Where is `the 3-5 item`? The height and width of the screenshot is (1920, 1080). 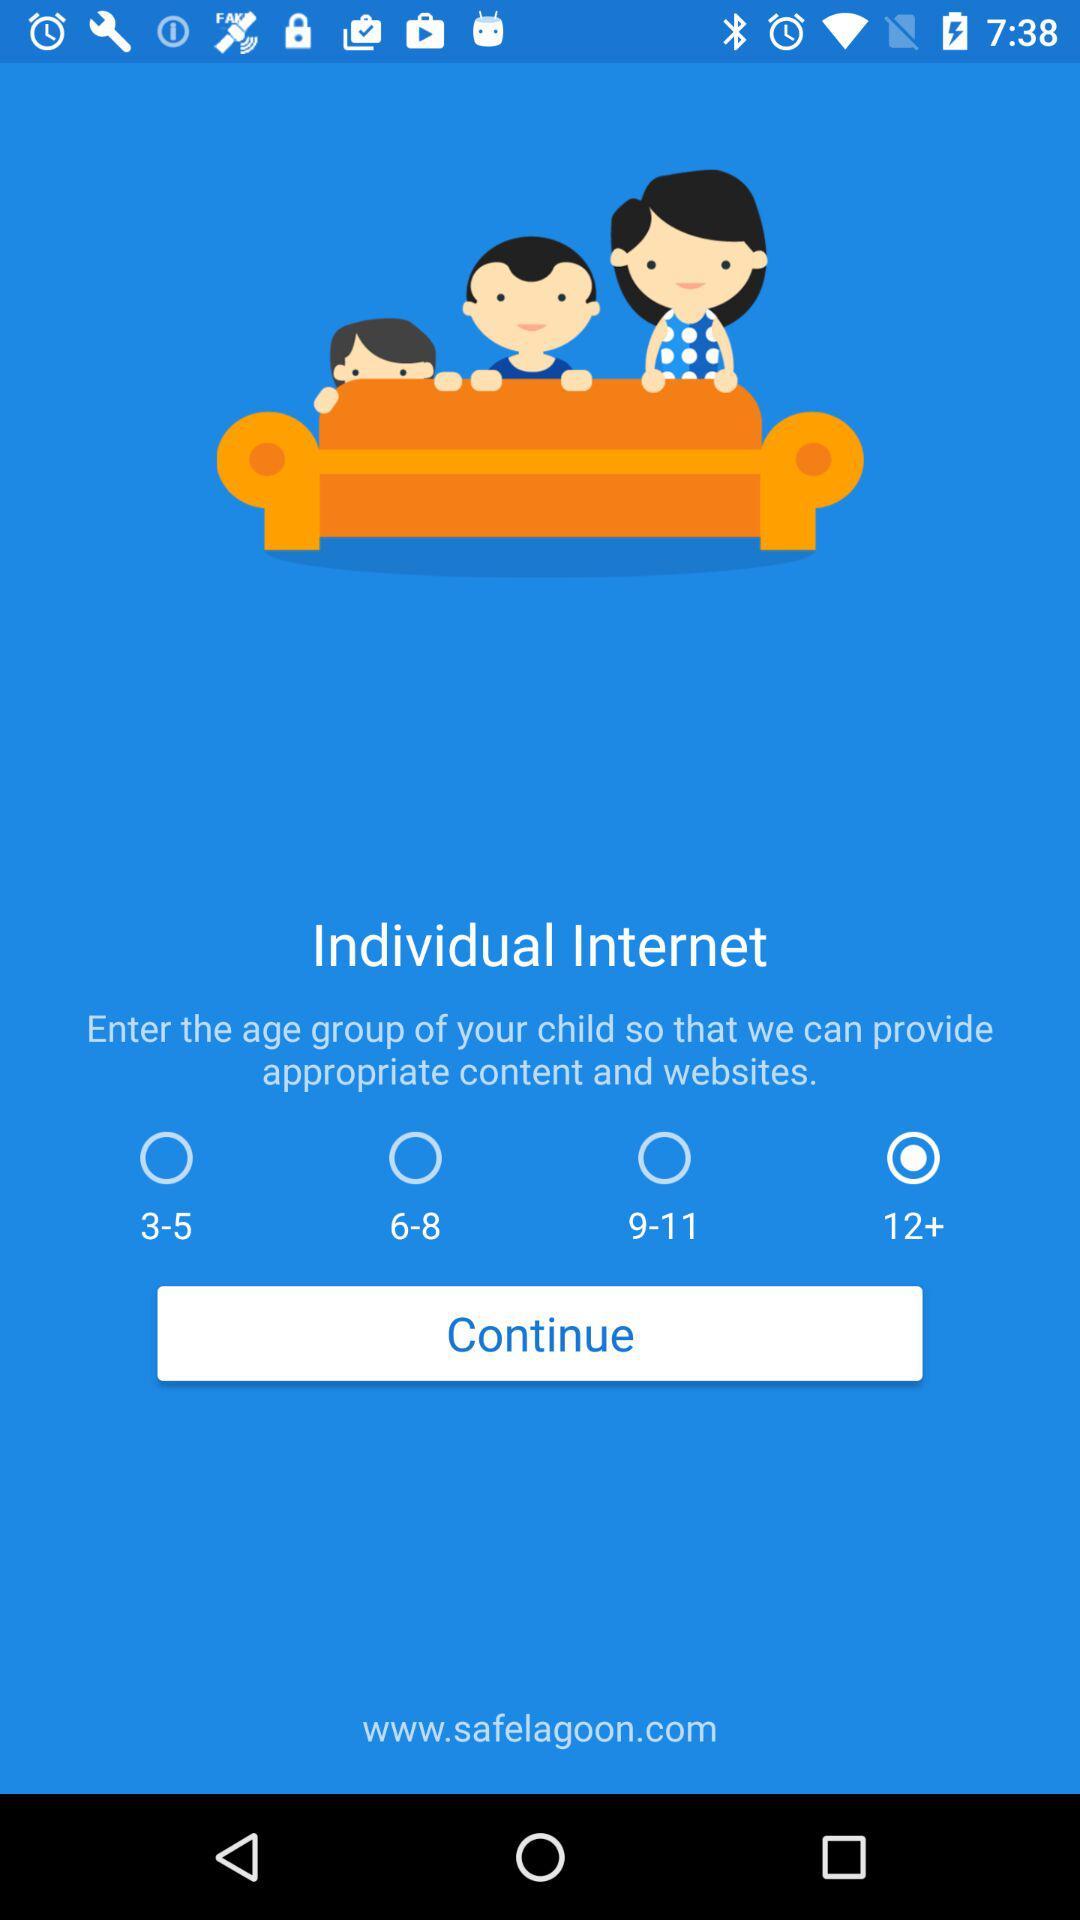
the 3-5 item is located at coordinates (165, 1182).